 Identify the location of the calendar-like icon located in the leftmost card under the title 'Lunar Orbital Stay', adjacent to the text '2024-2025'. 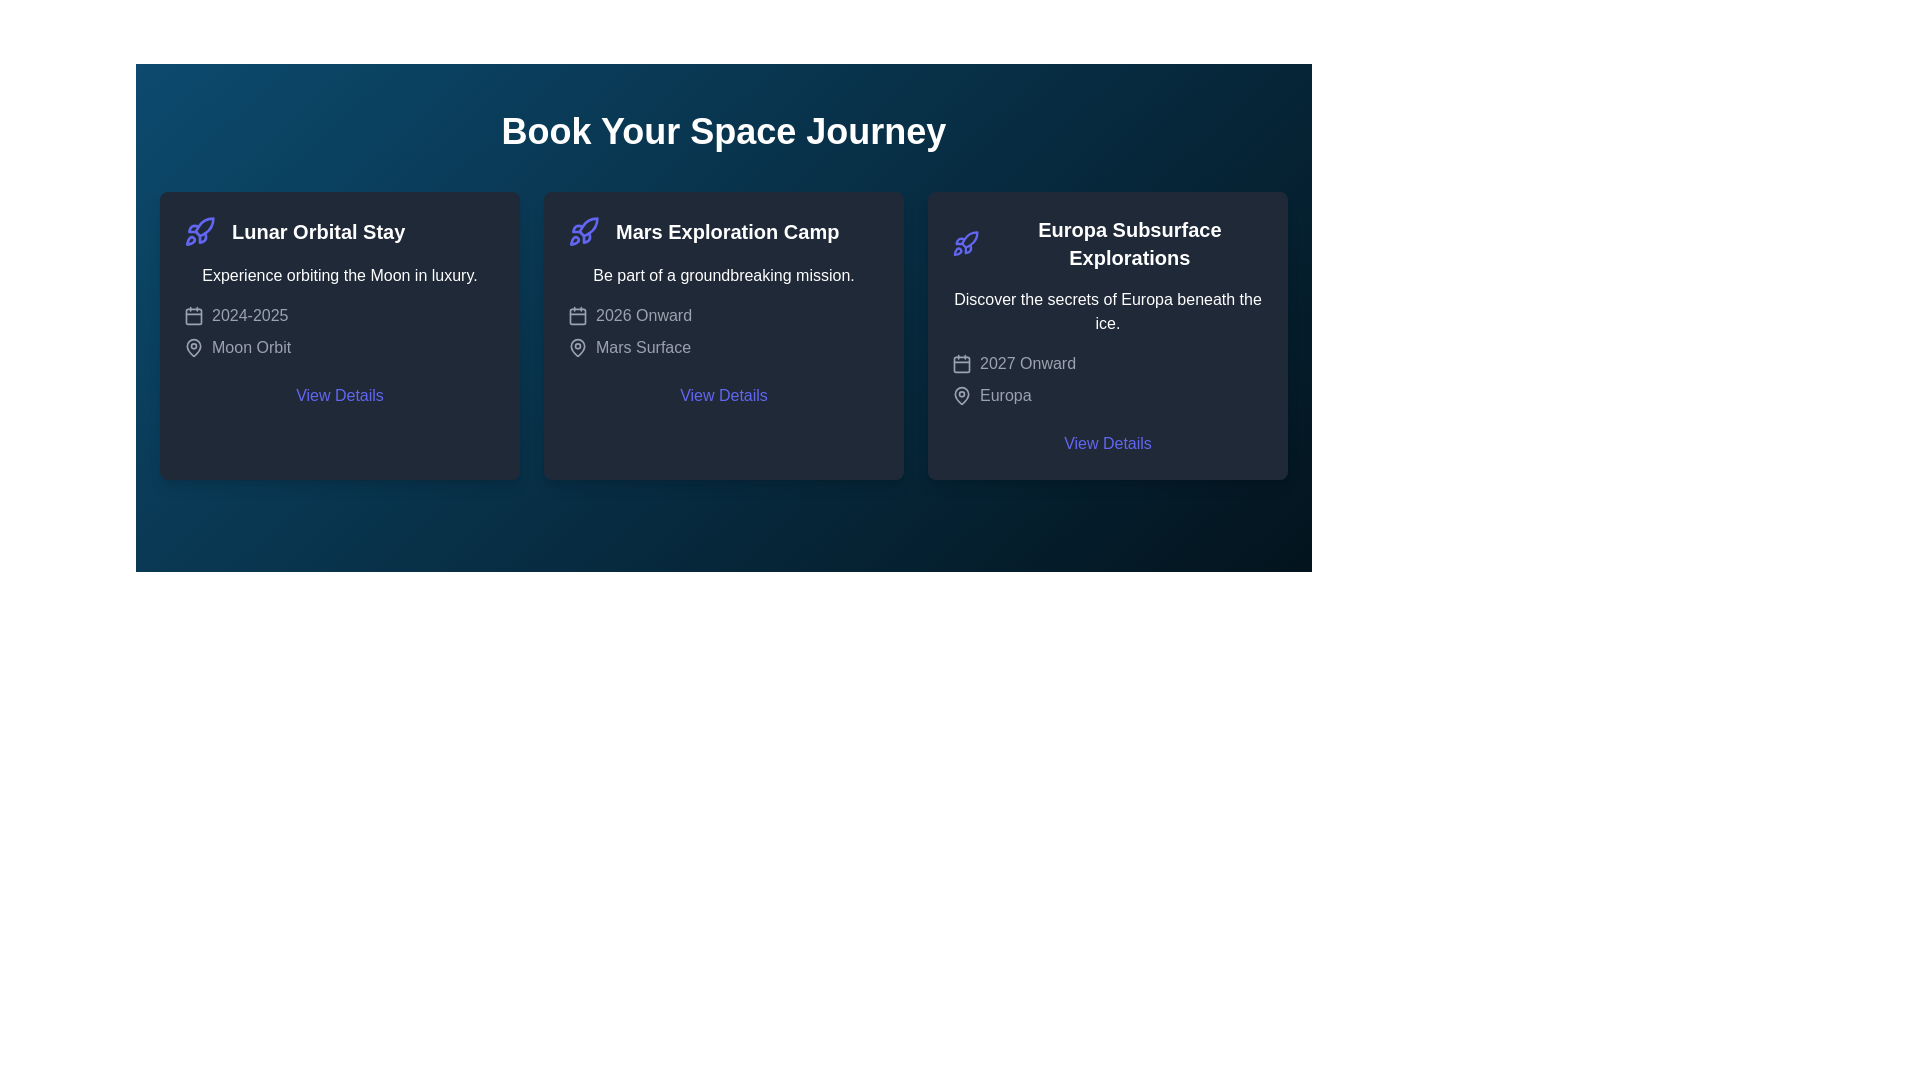
(193, 315).